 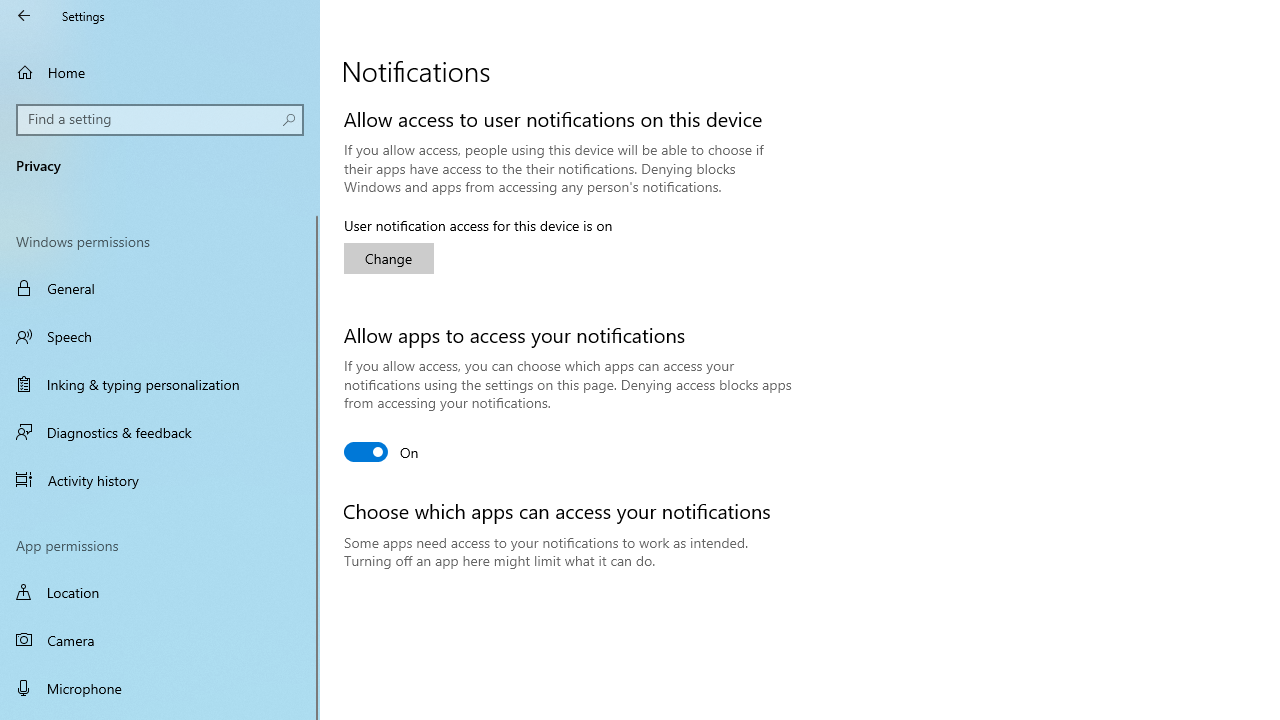 What do you see at coordinates (160, 334) in the screenshot?
I see `'Speech'` at bounding box center [160, 334].